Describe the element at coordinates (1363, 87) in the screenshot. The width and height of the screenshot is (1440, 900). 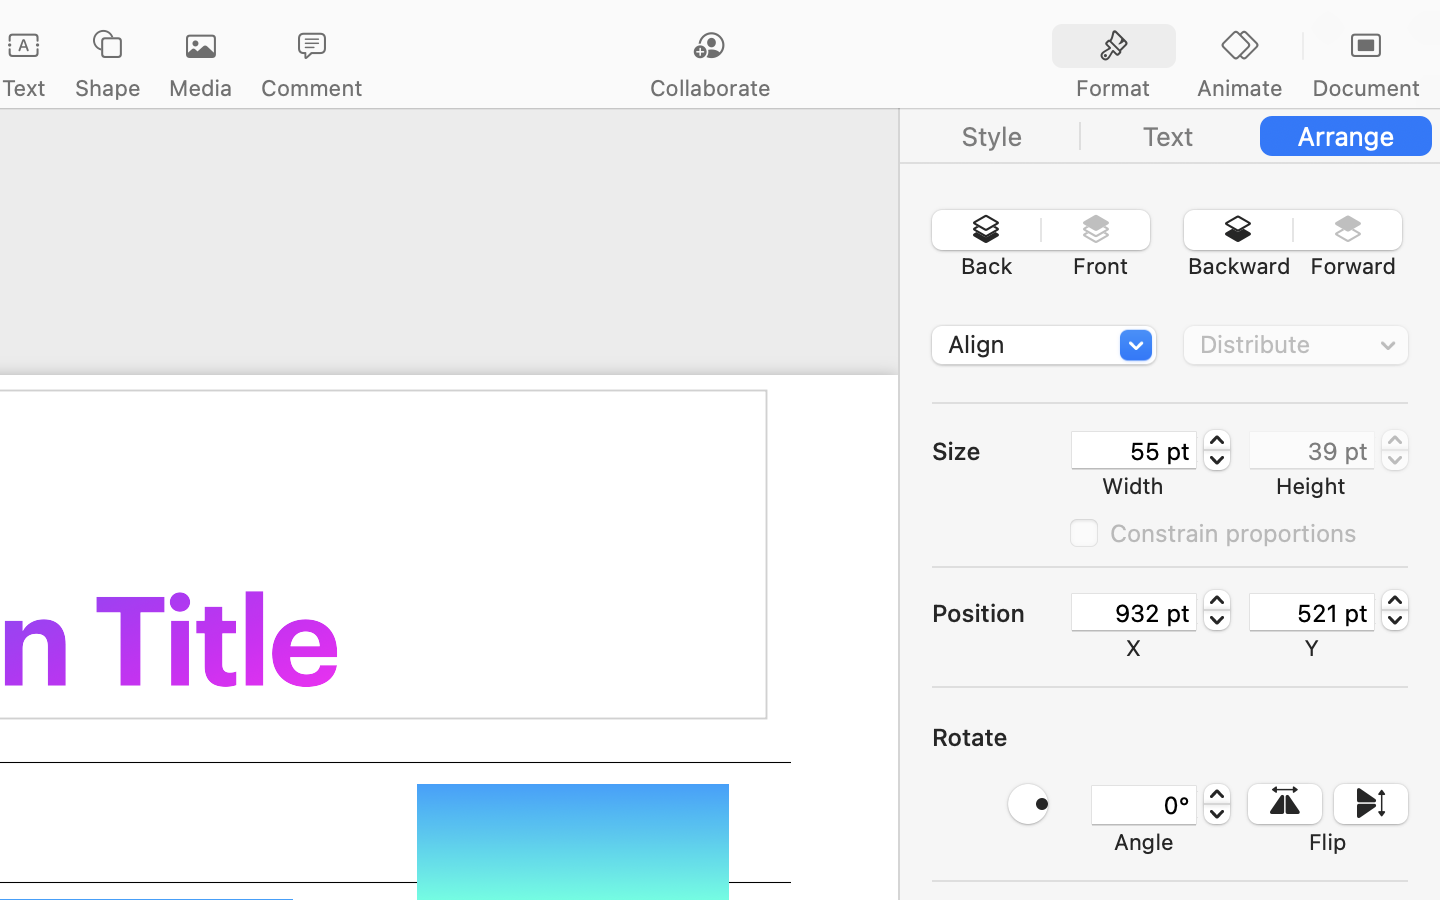
I see `'Document'` at that location.